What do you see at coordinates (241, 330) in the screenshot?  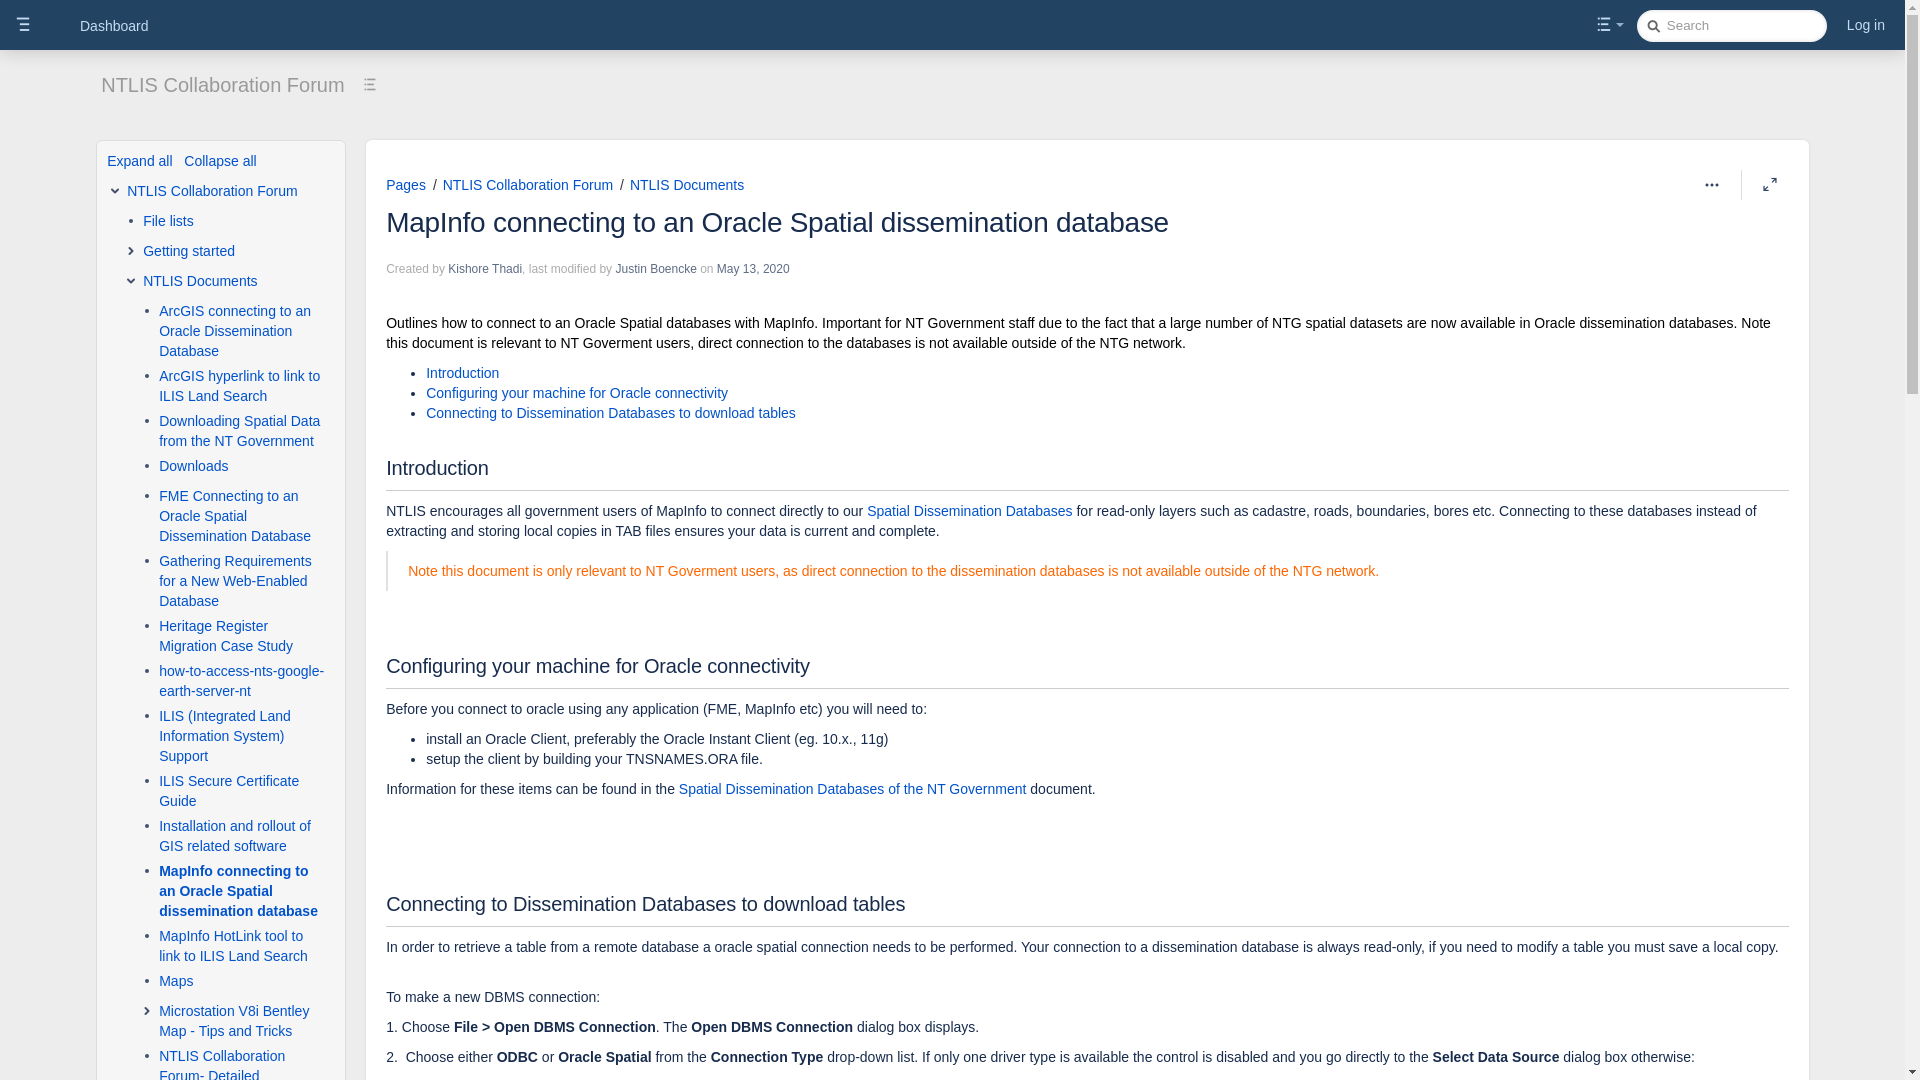 I see `'ArcGIS connecting to an Oracle Dissemination Database'` at bounding box center [241, 330].